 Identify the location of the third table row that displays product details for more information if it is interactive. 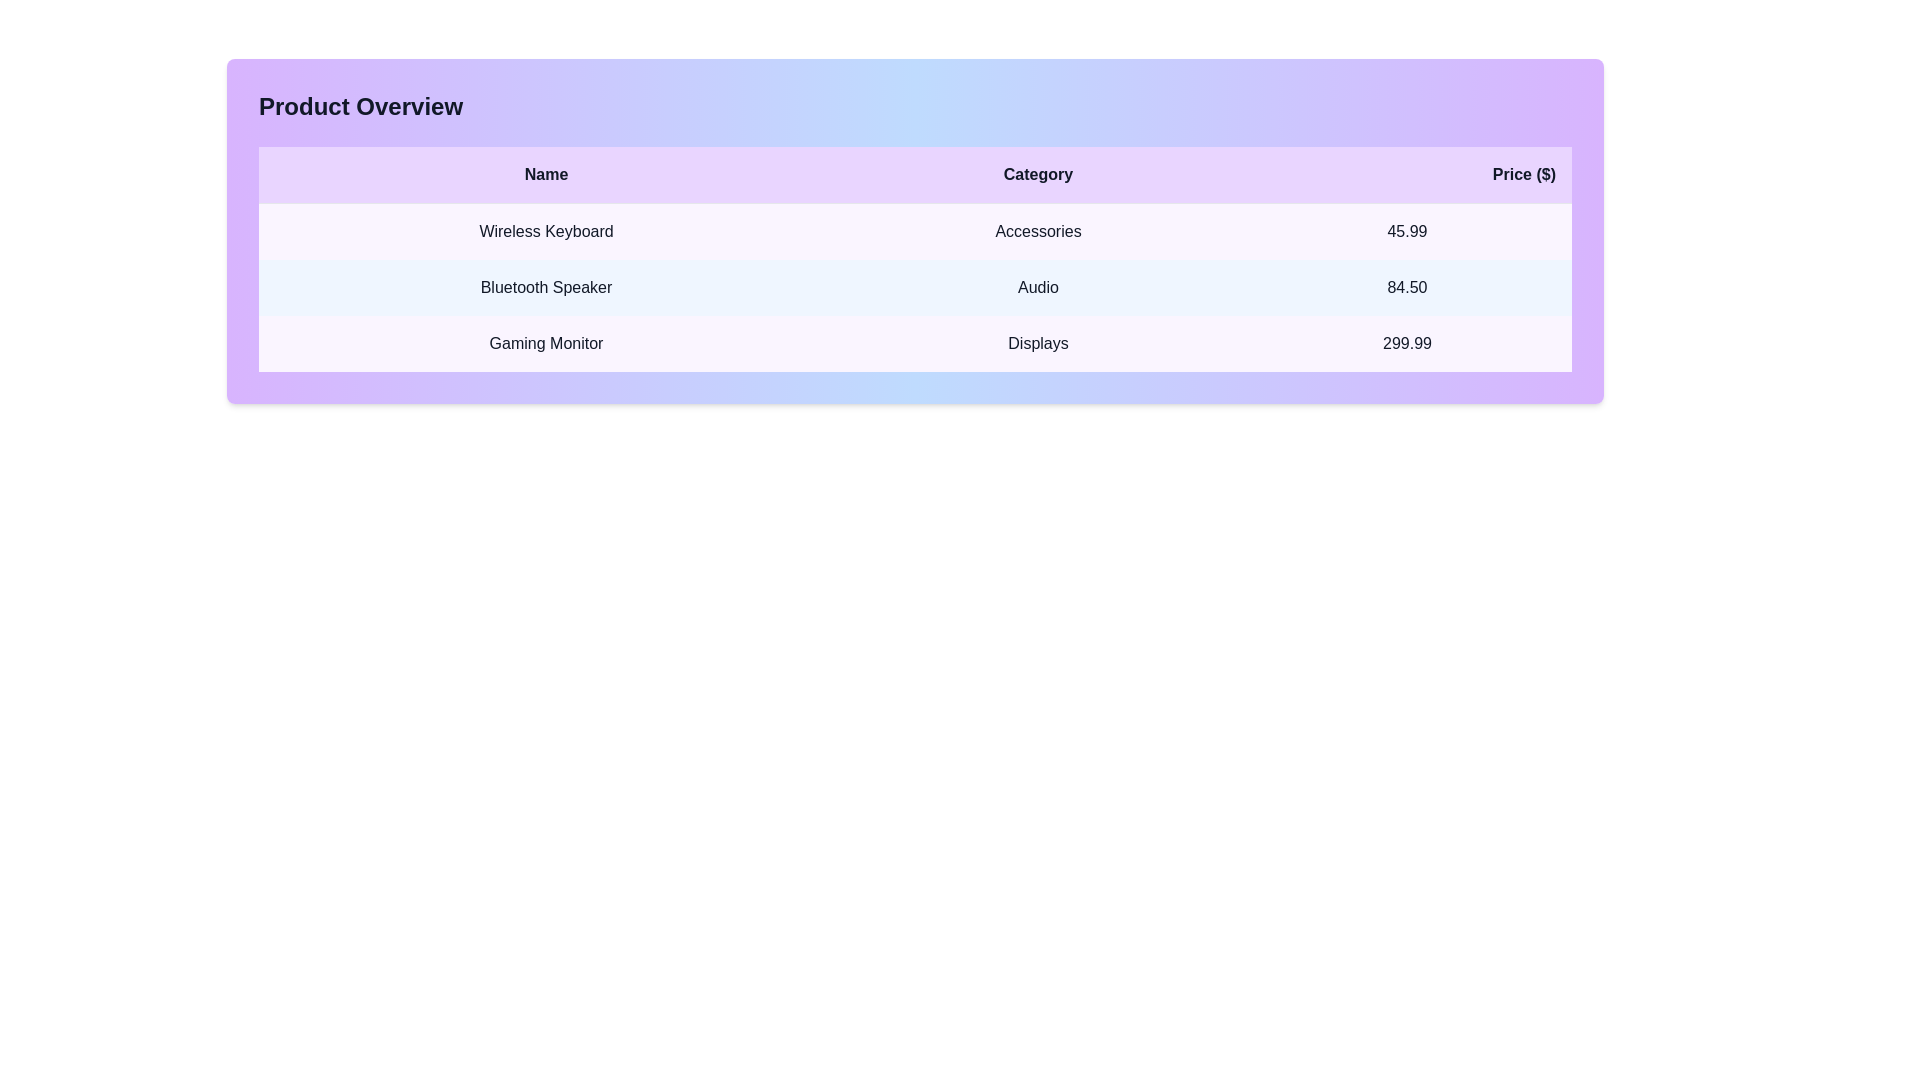
(914, 342).